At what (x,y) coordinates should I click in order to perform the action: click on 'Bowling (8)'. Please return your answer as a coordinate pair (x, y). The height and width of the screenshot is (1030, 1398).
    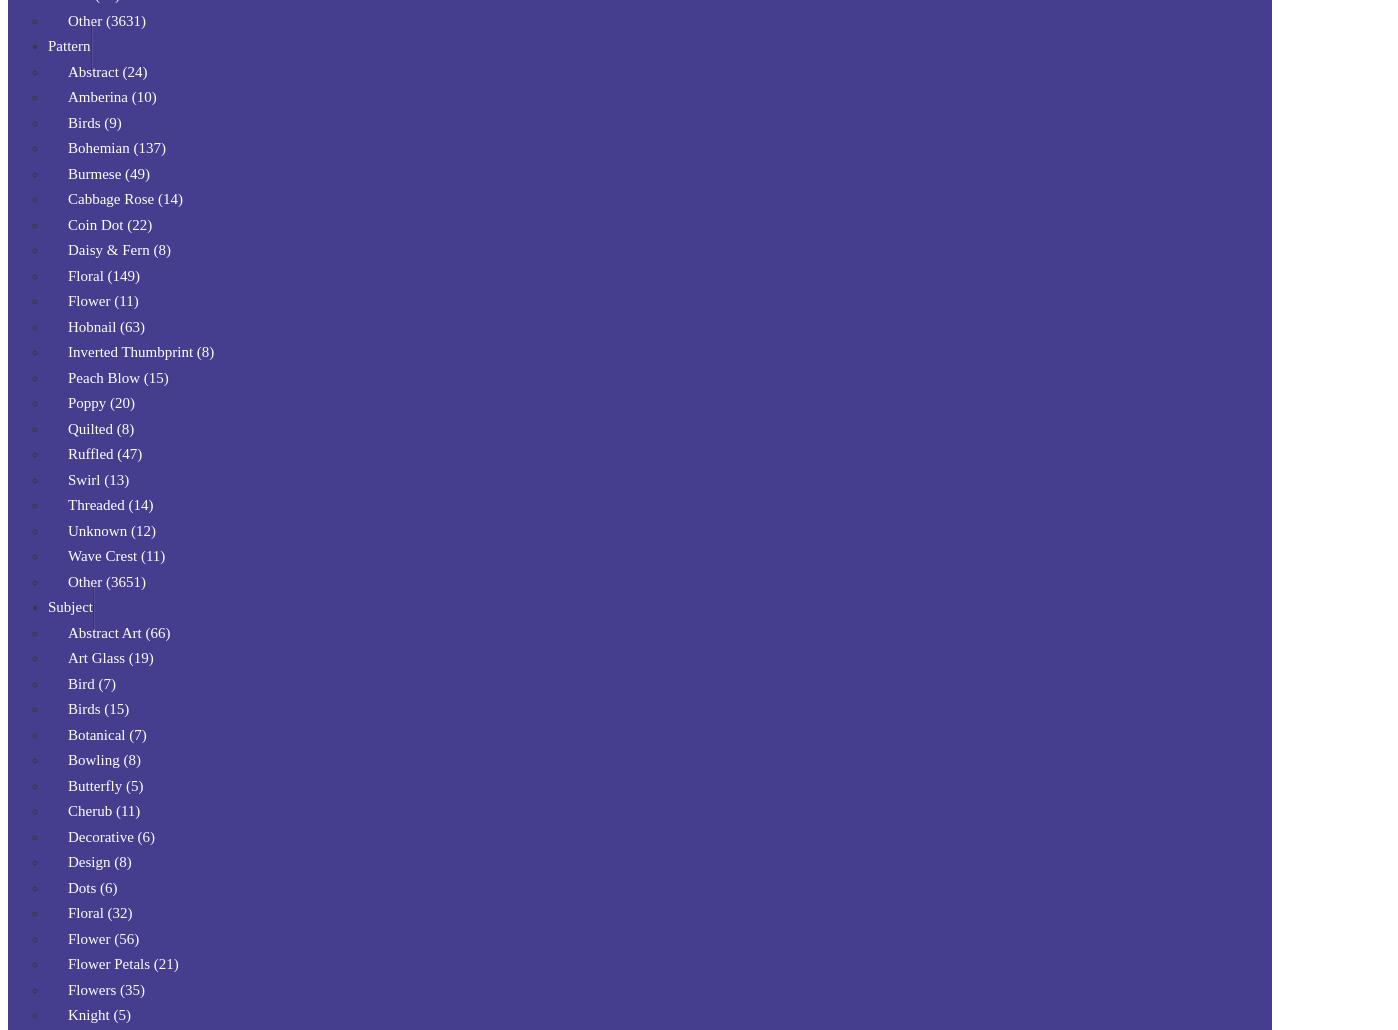
    Looking at the image, I should click on (67, 760).